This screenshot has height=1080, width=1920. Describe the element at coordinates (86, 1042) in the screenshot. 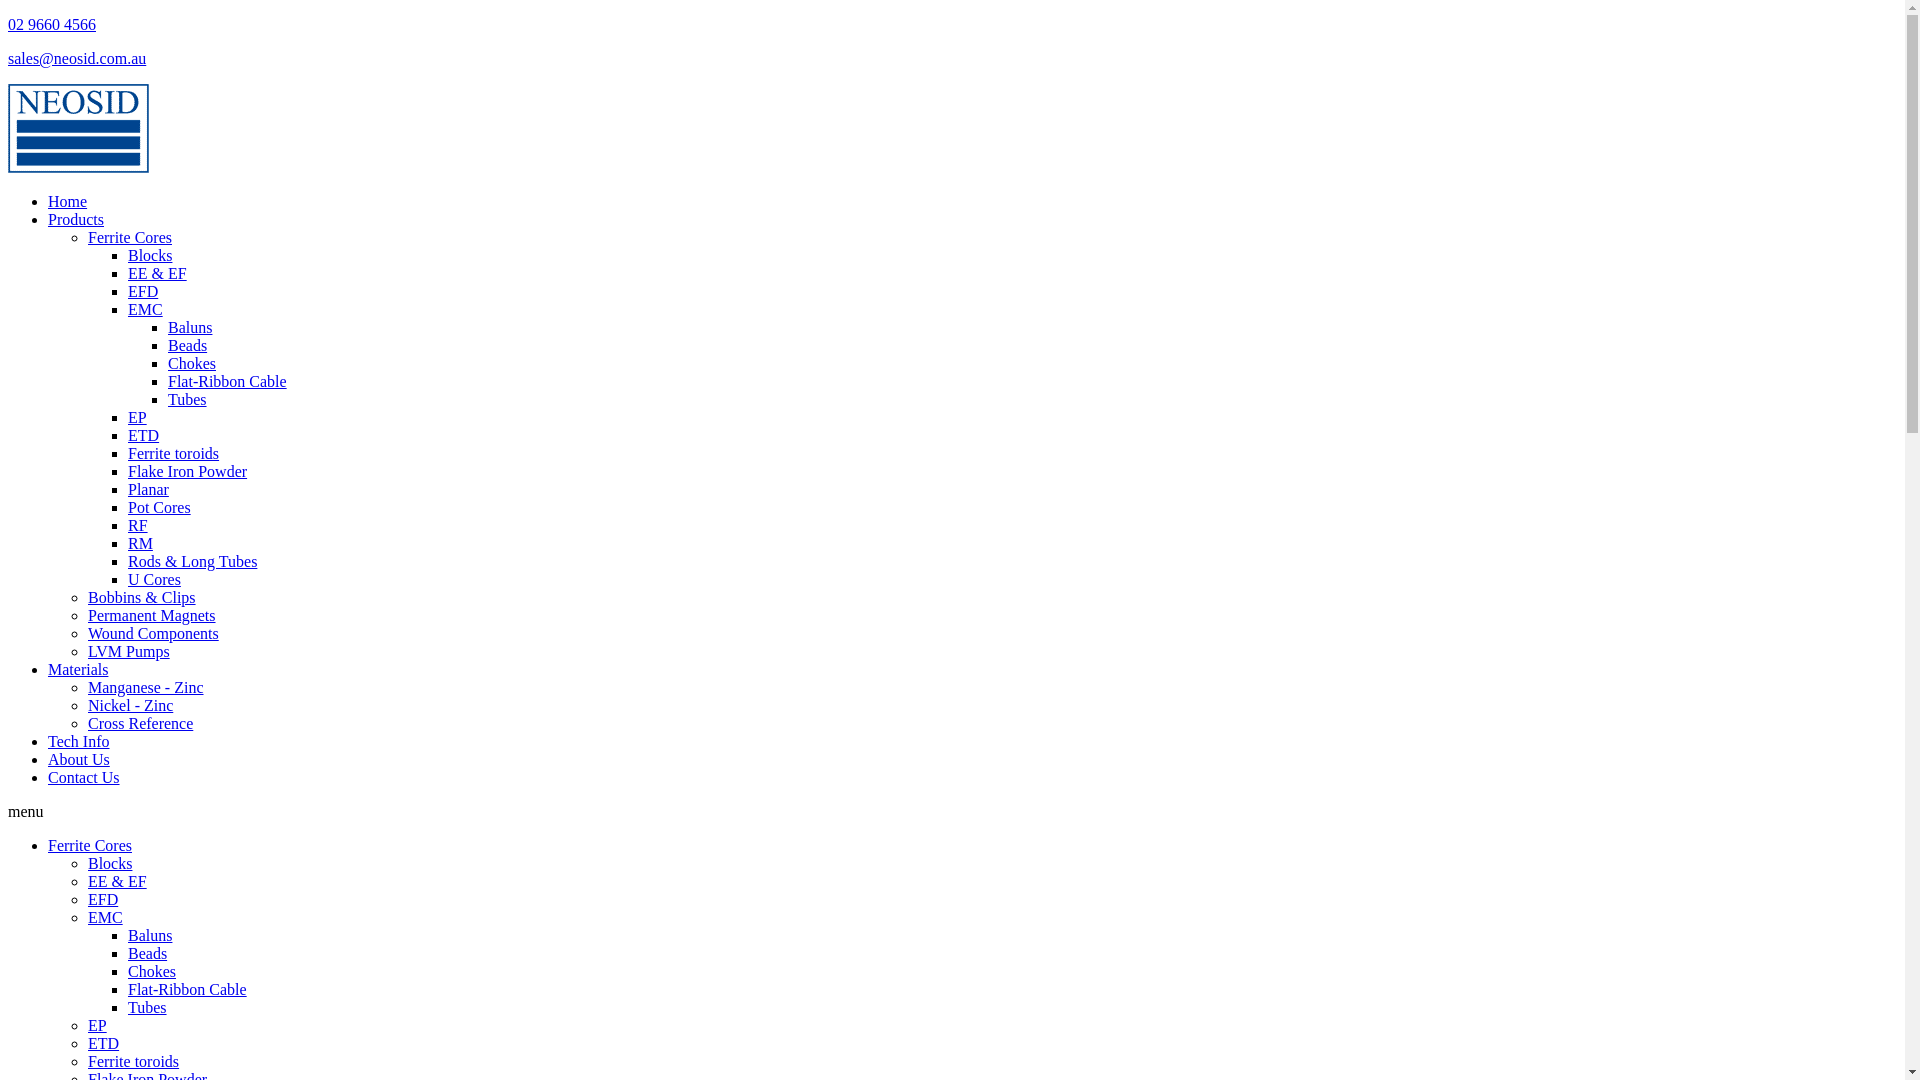

I see `'ETD'` at that location.